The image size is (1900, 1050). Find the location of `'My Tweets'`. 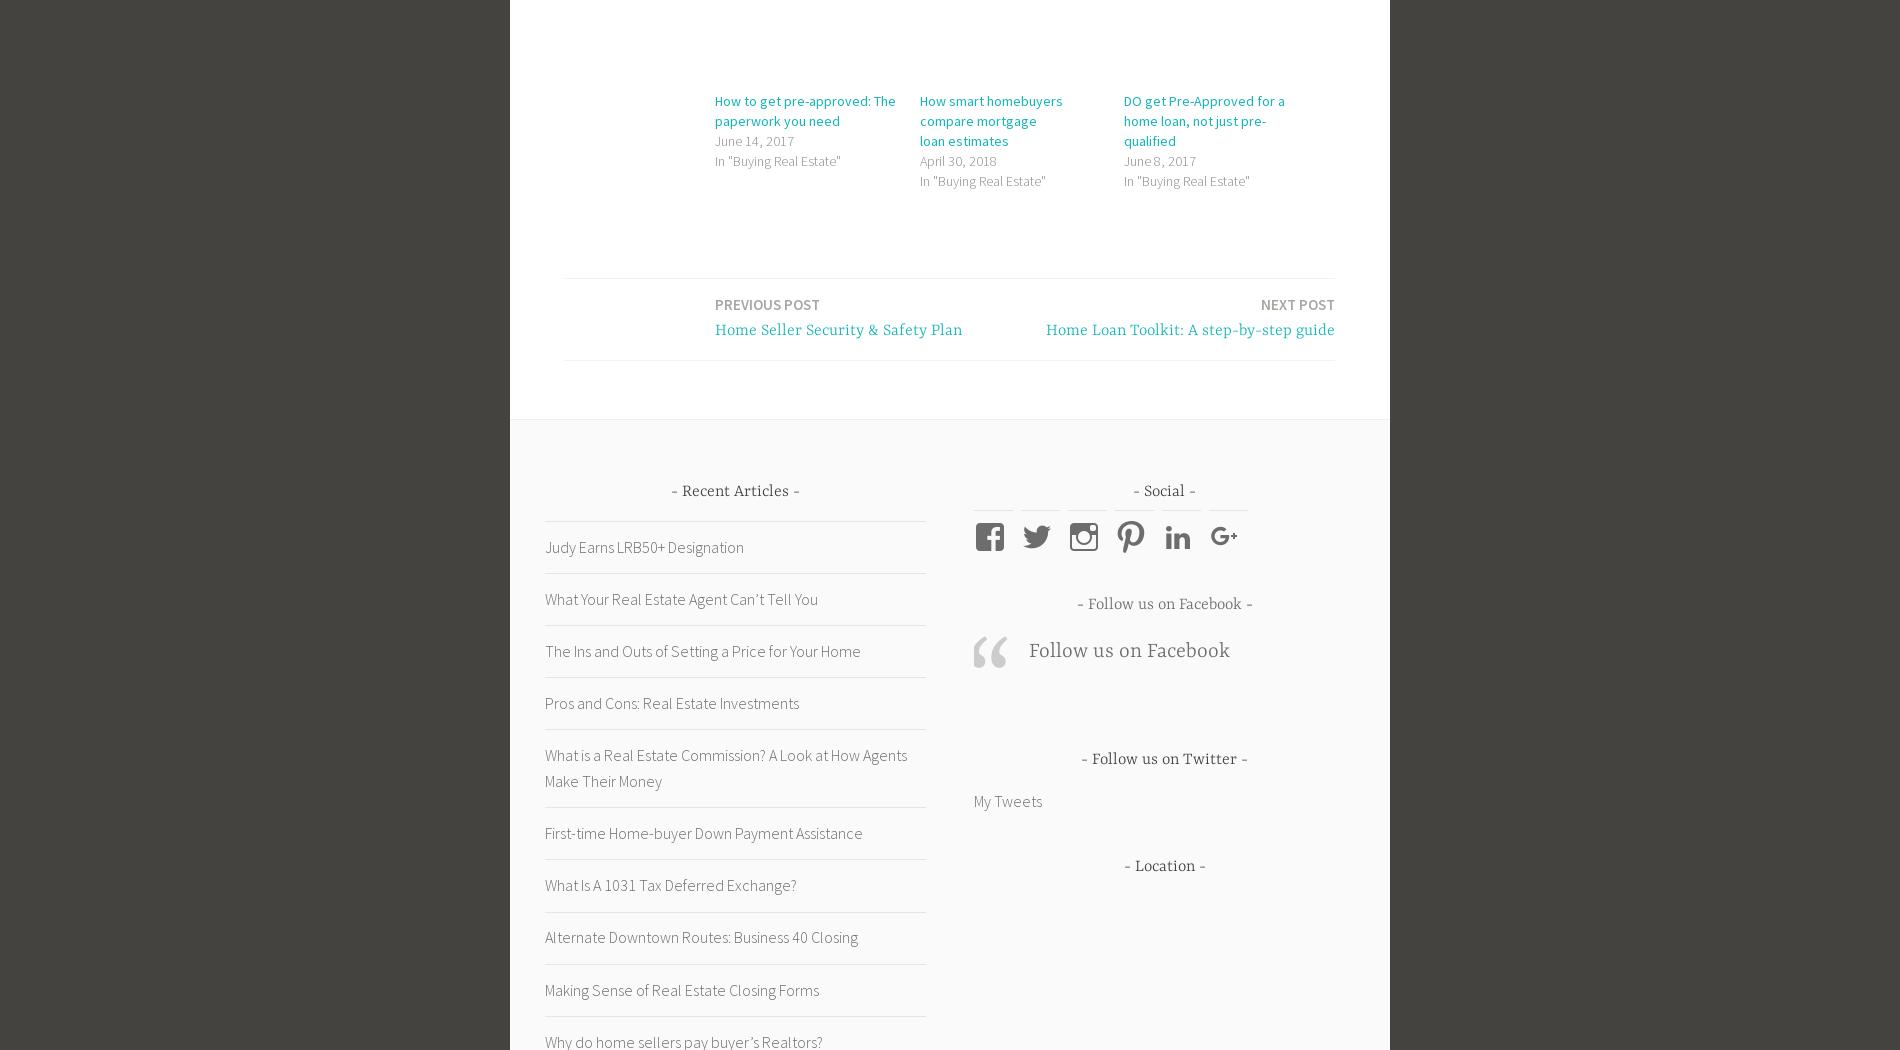

'My Tweets' is located at coordinates (1007, 800).